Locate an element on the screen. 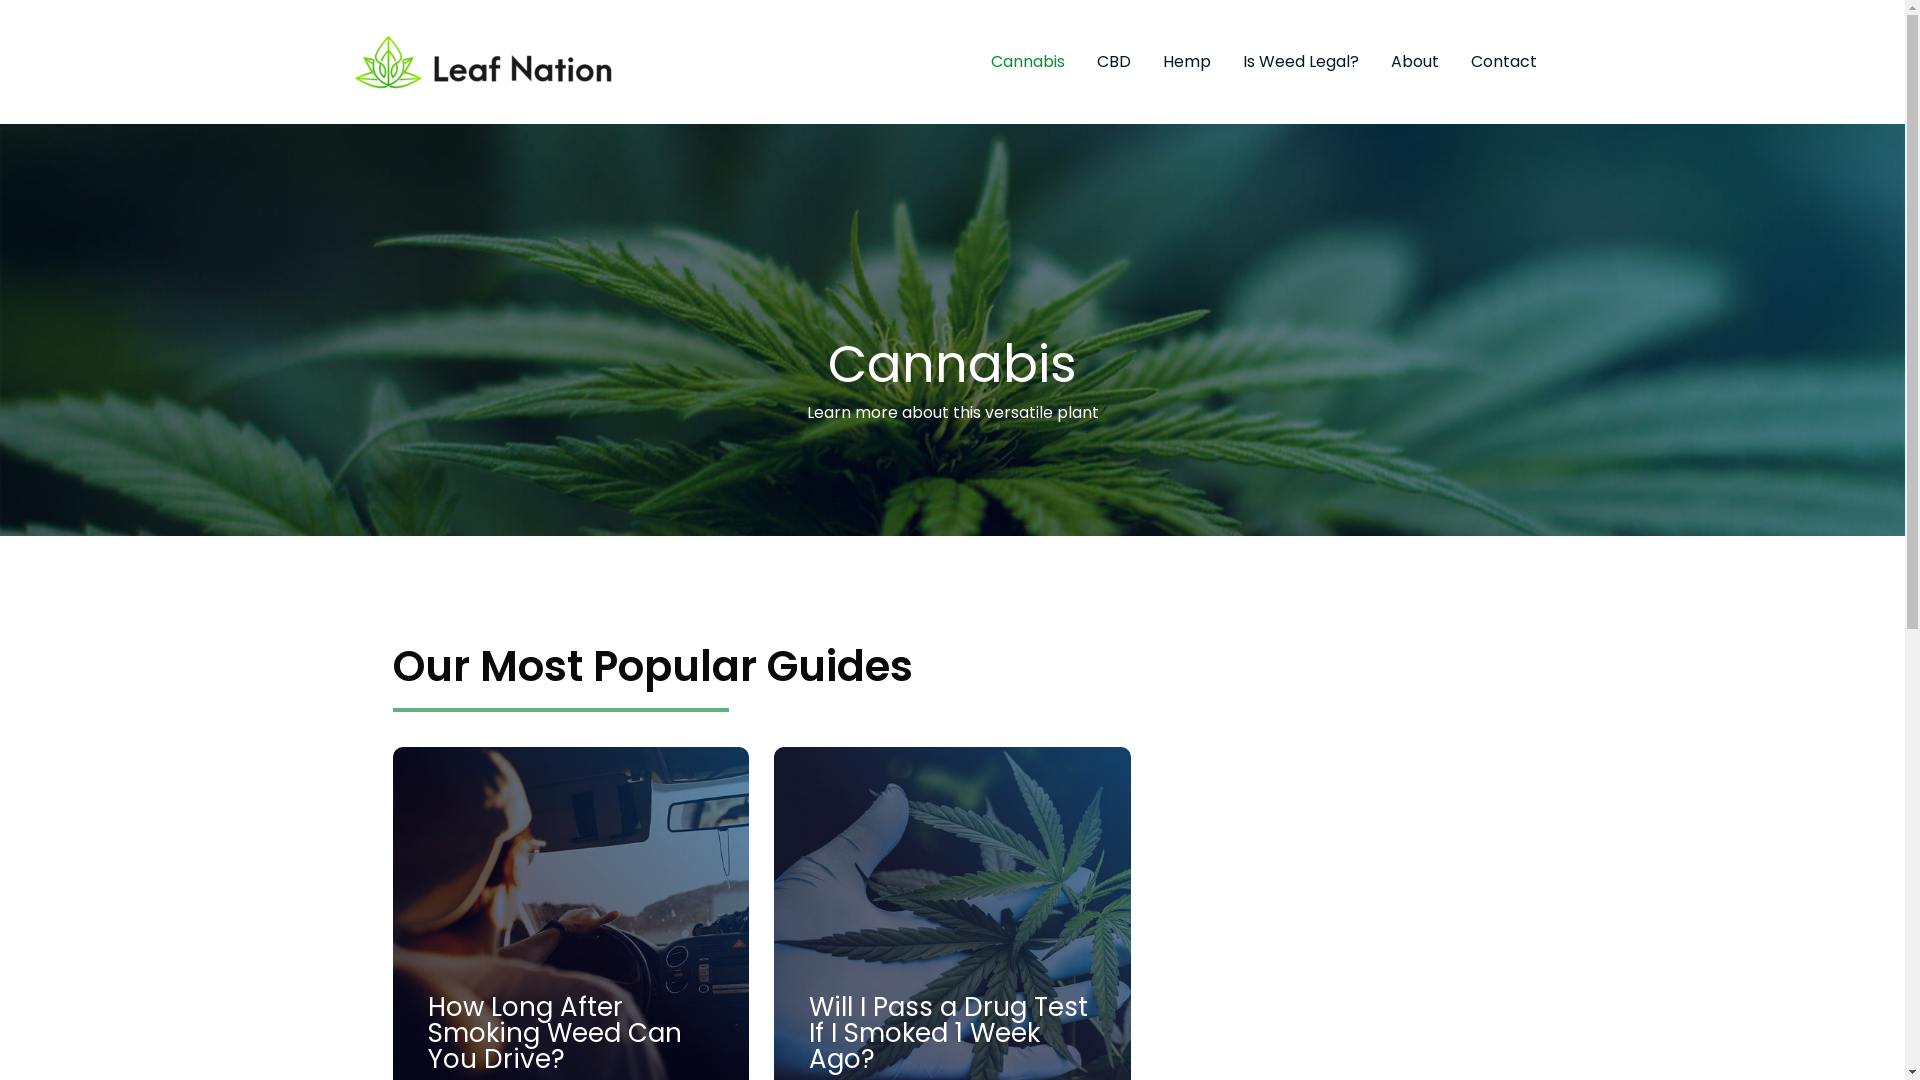 The height and width of the screenshot is (1080, 1920). 'Is Weed Legal?' is located at coordinates (1300, 60).